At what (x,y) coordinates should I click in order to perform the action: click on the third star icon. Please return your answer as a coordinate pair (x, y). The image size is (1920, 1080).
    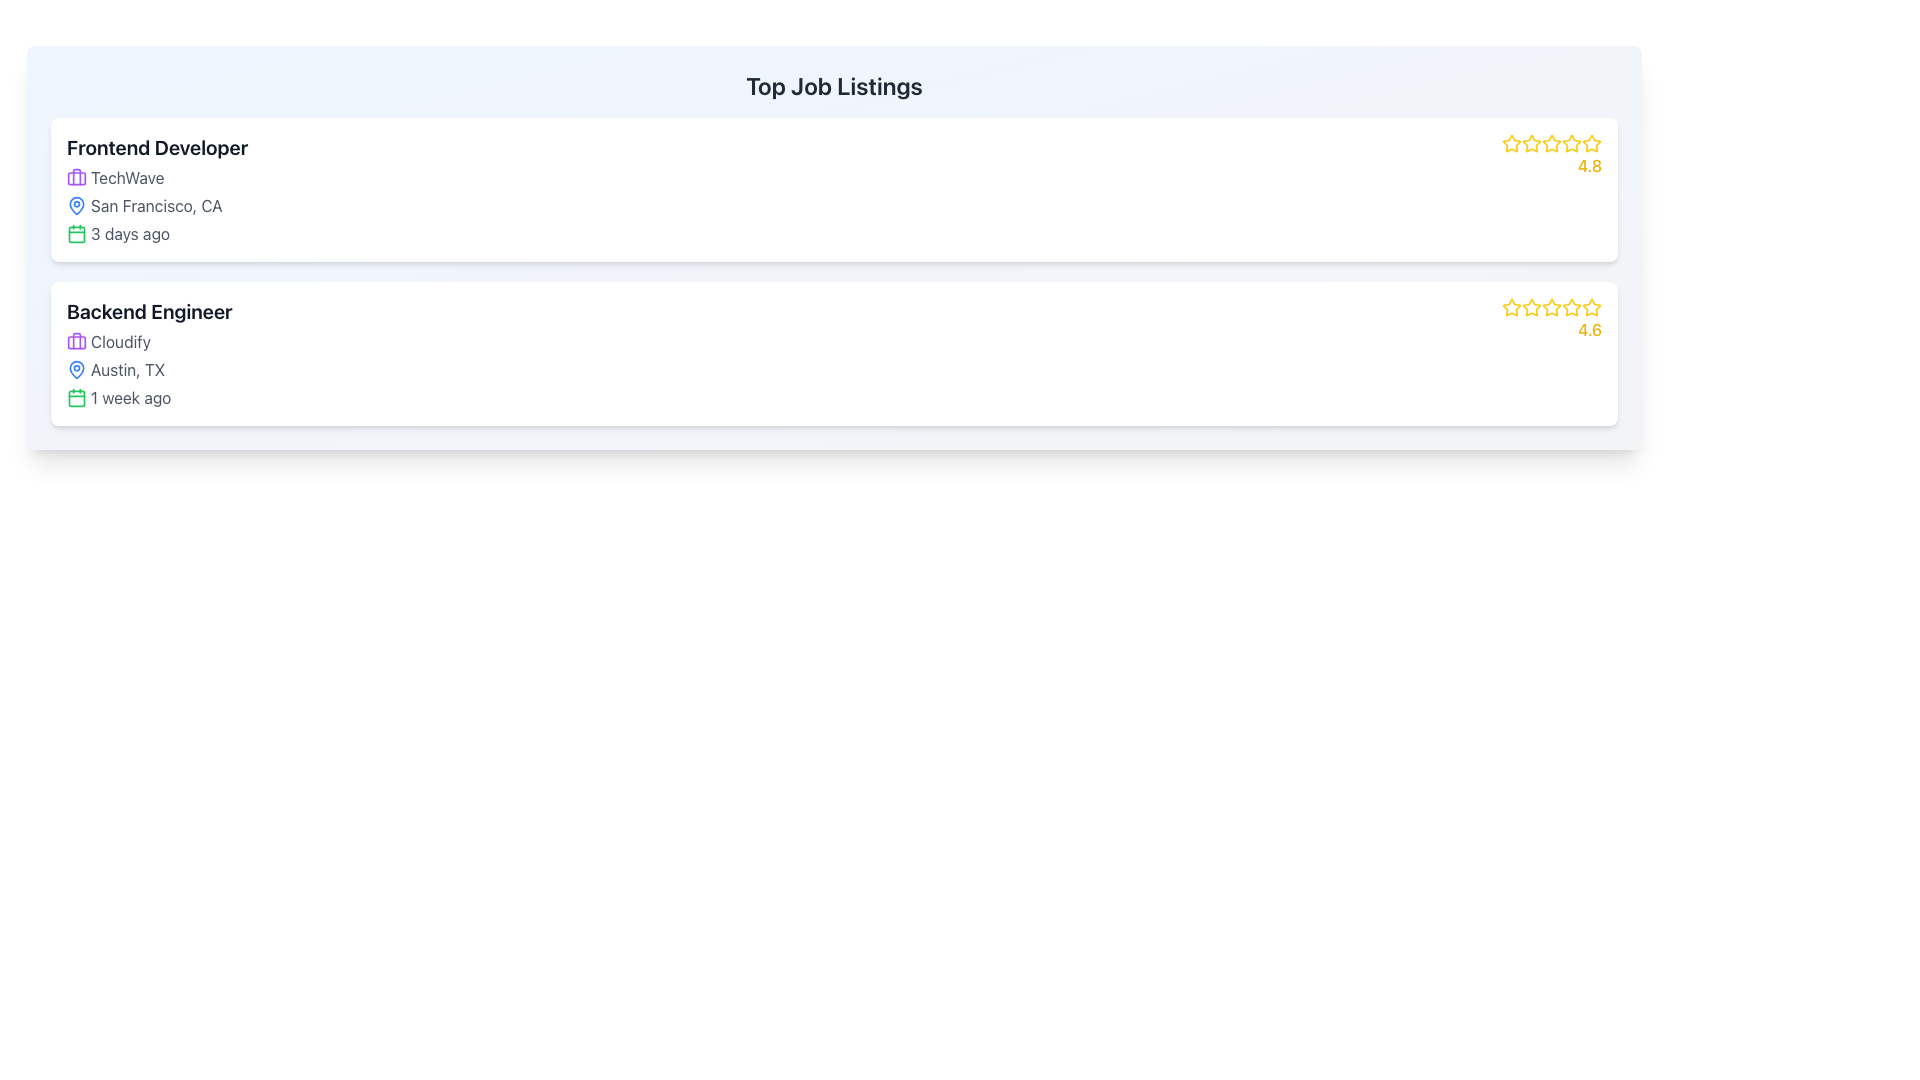
    Looking at the image, I should click on (1550, 307).